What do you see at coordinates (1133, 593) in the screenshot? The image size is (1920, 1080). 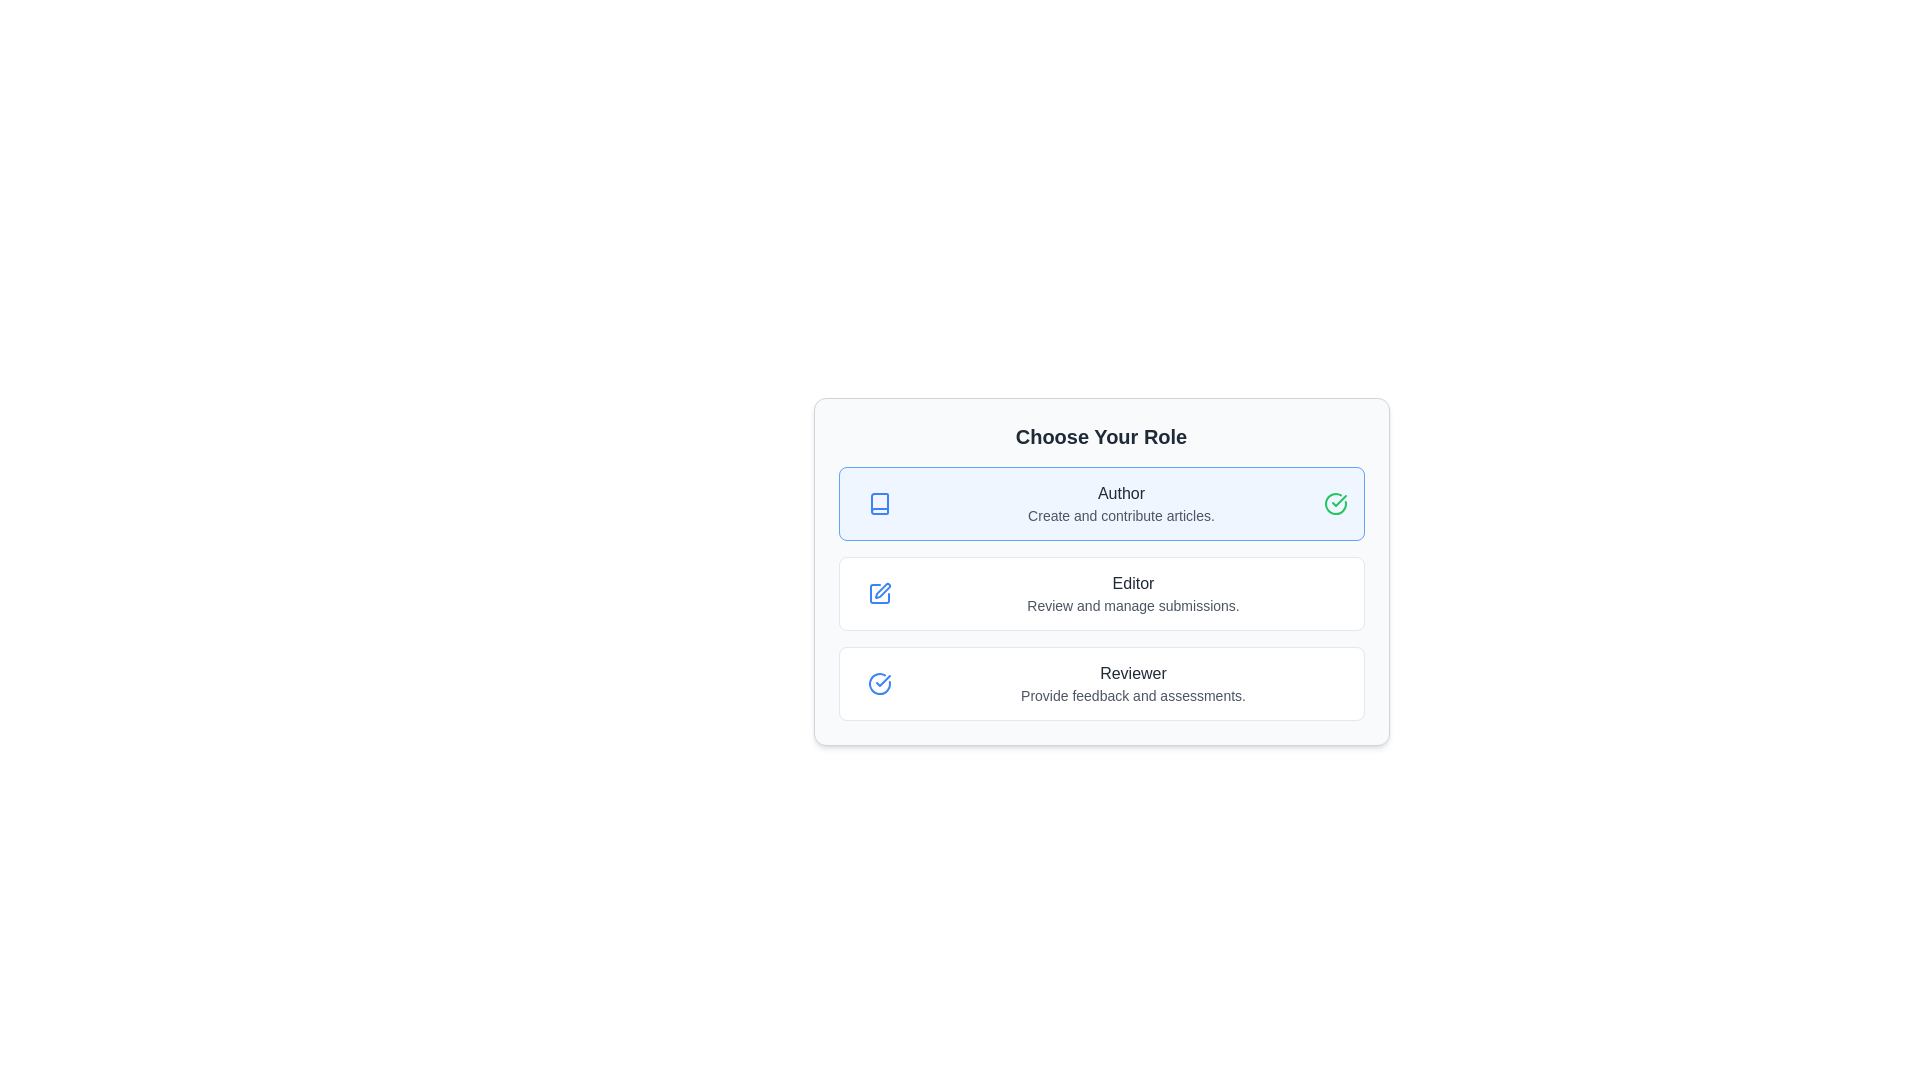 I see `the text block containing 'Editor' and 'Review and manage submissions'` at bounding box center [1133, 593].